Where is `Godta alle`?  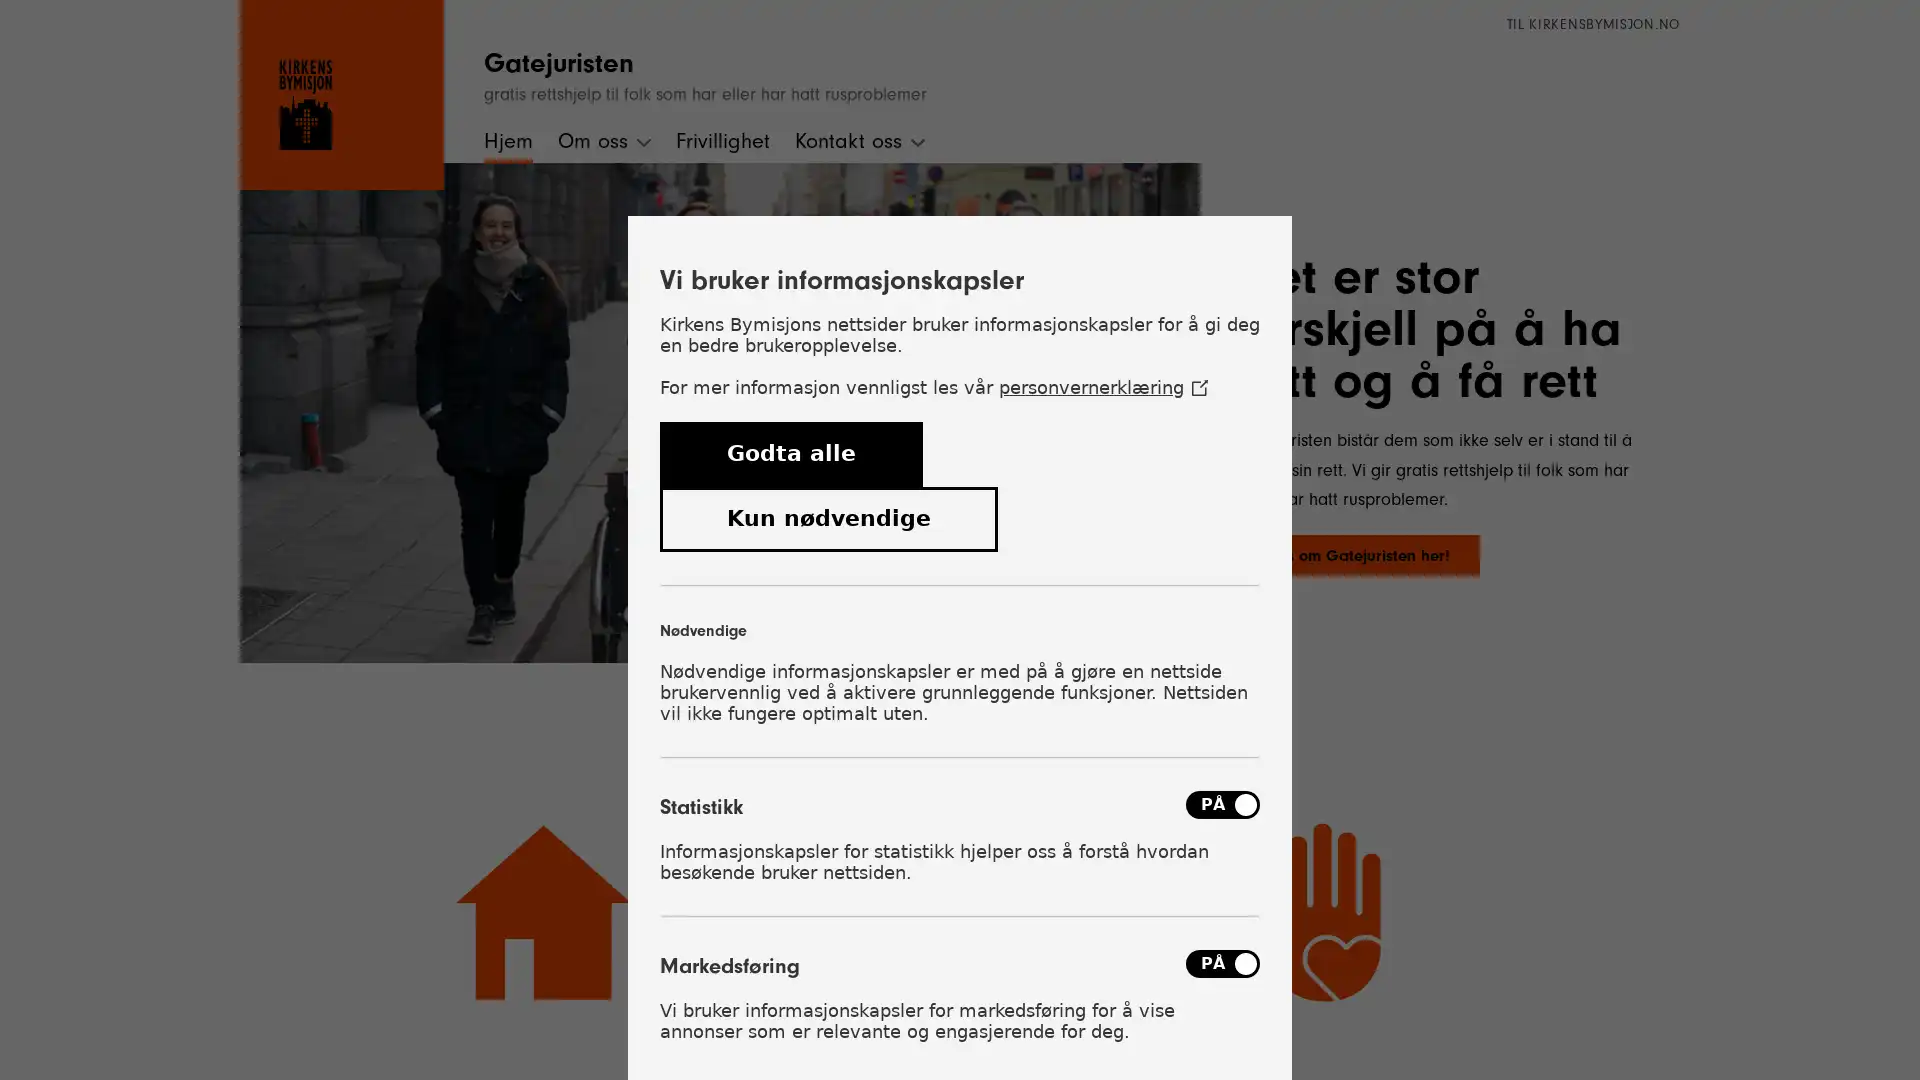
Godta alle is located at coordinates (790, 454).